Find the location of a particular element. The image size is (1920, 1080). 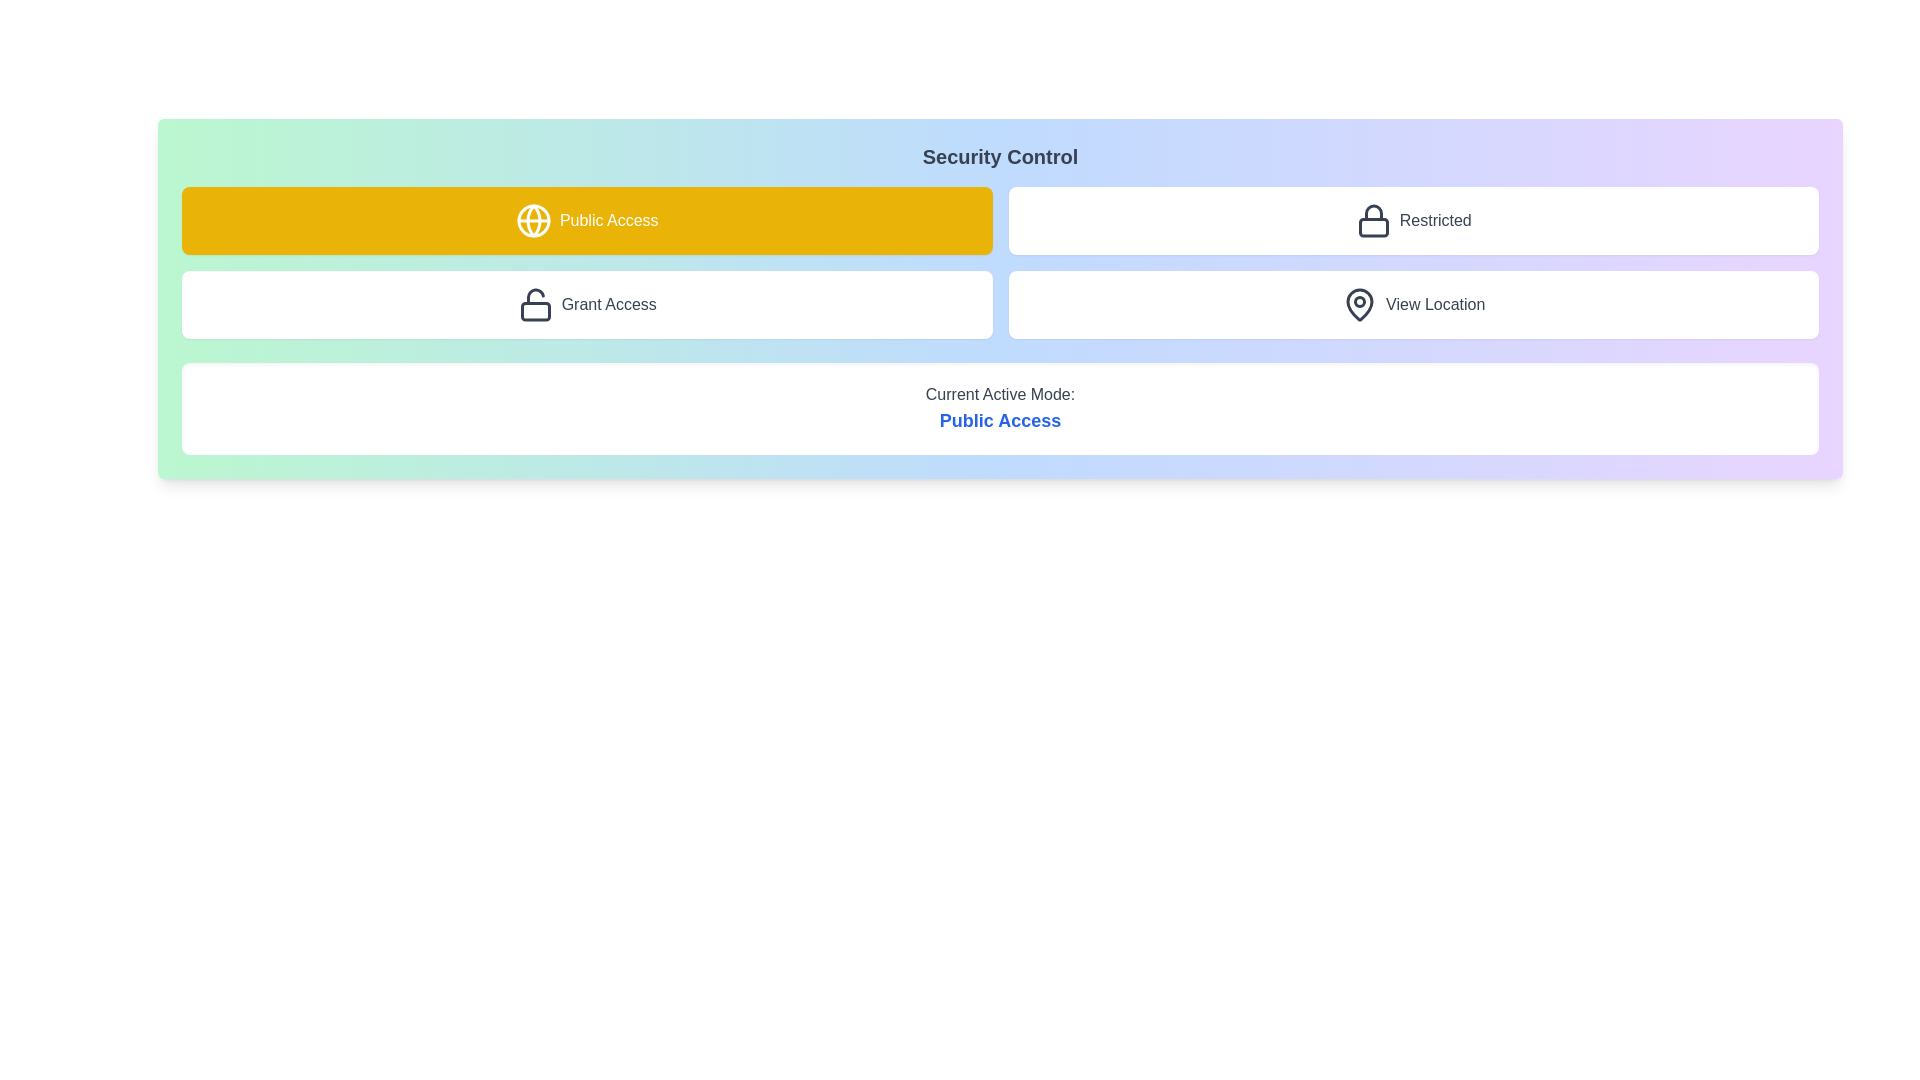

the mode Public Access by clicking on the corresponding button is located at coordinates (586, 220).